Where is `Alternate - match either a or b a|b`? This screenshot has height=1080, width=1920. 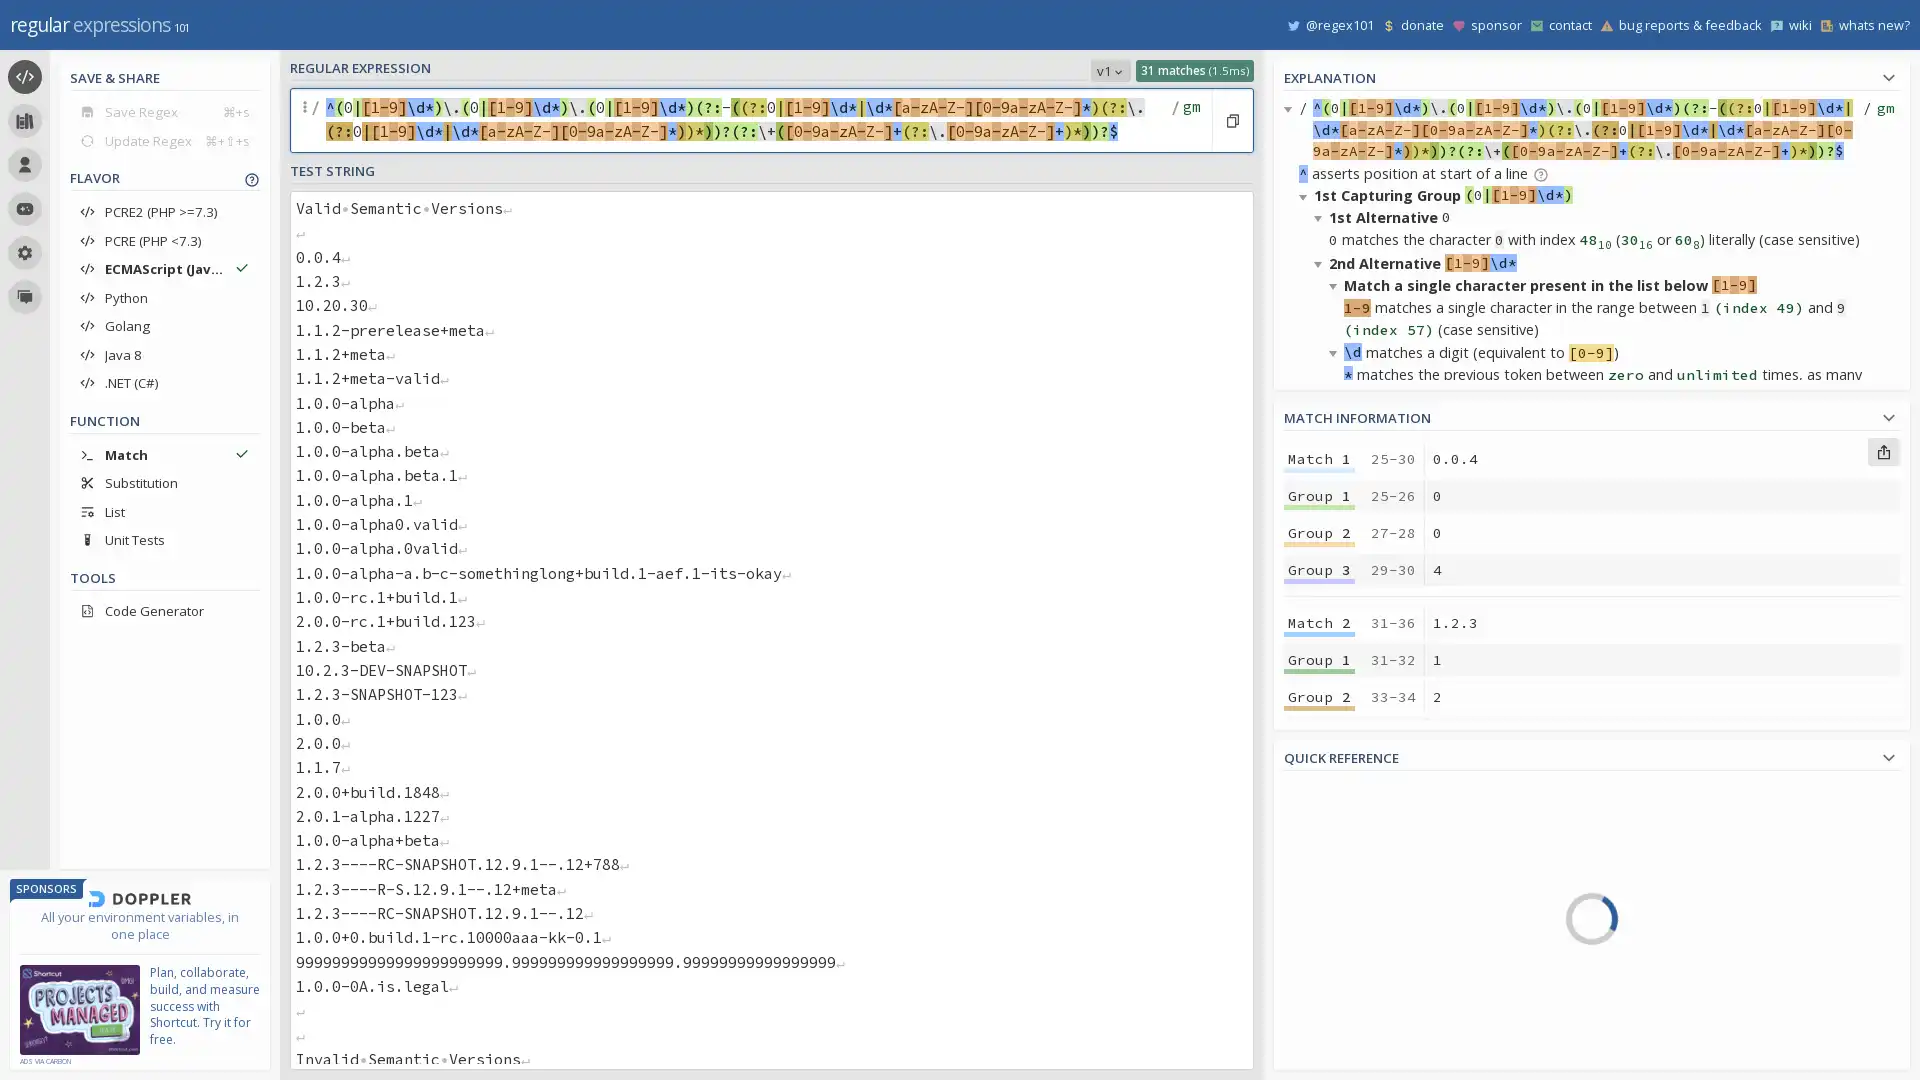
Alternate - match either a or b a|b is located at coordinates (1691, 962).